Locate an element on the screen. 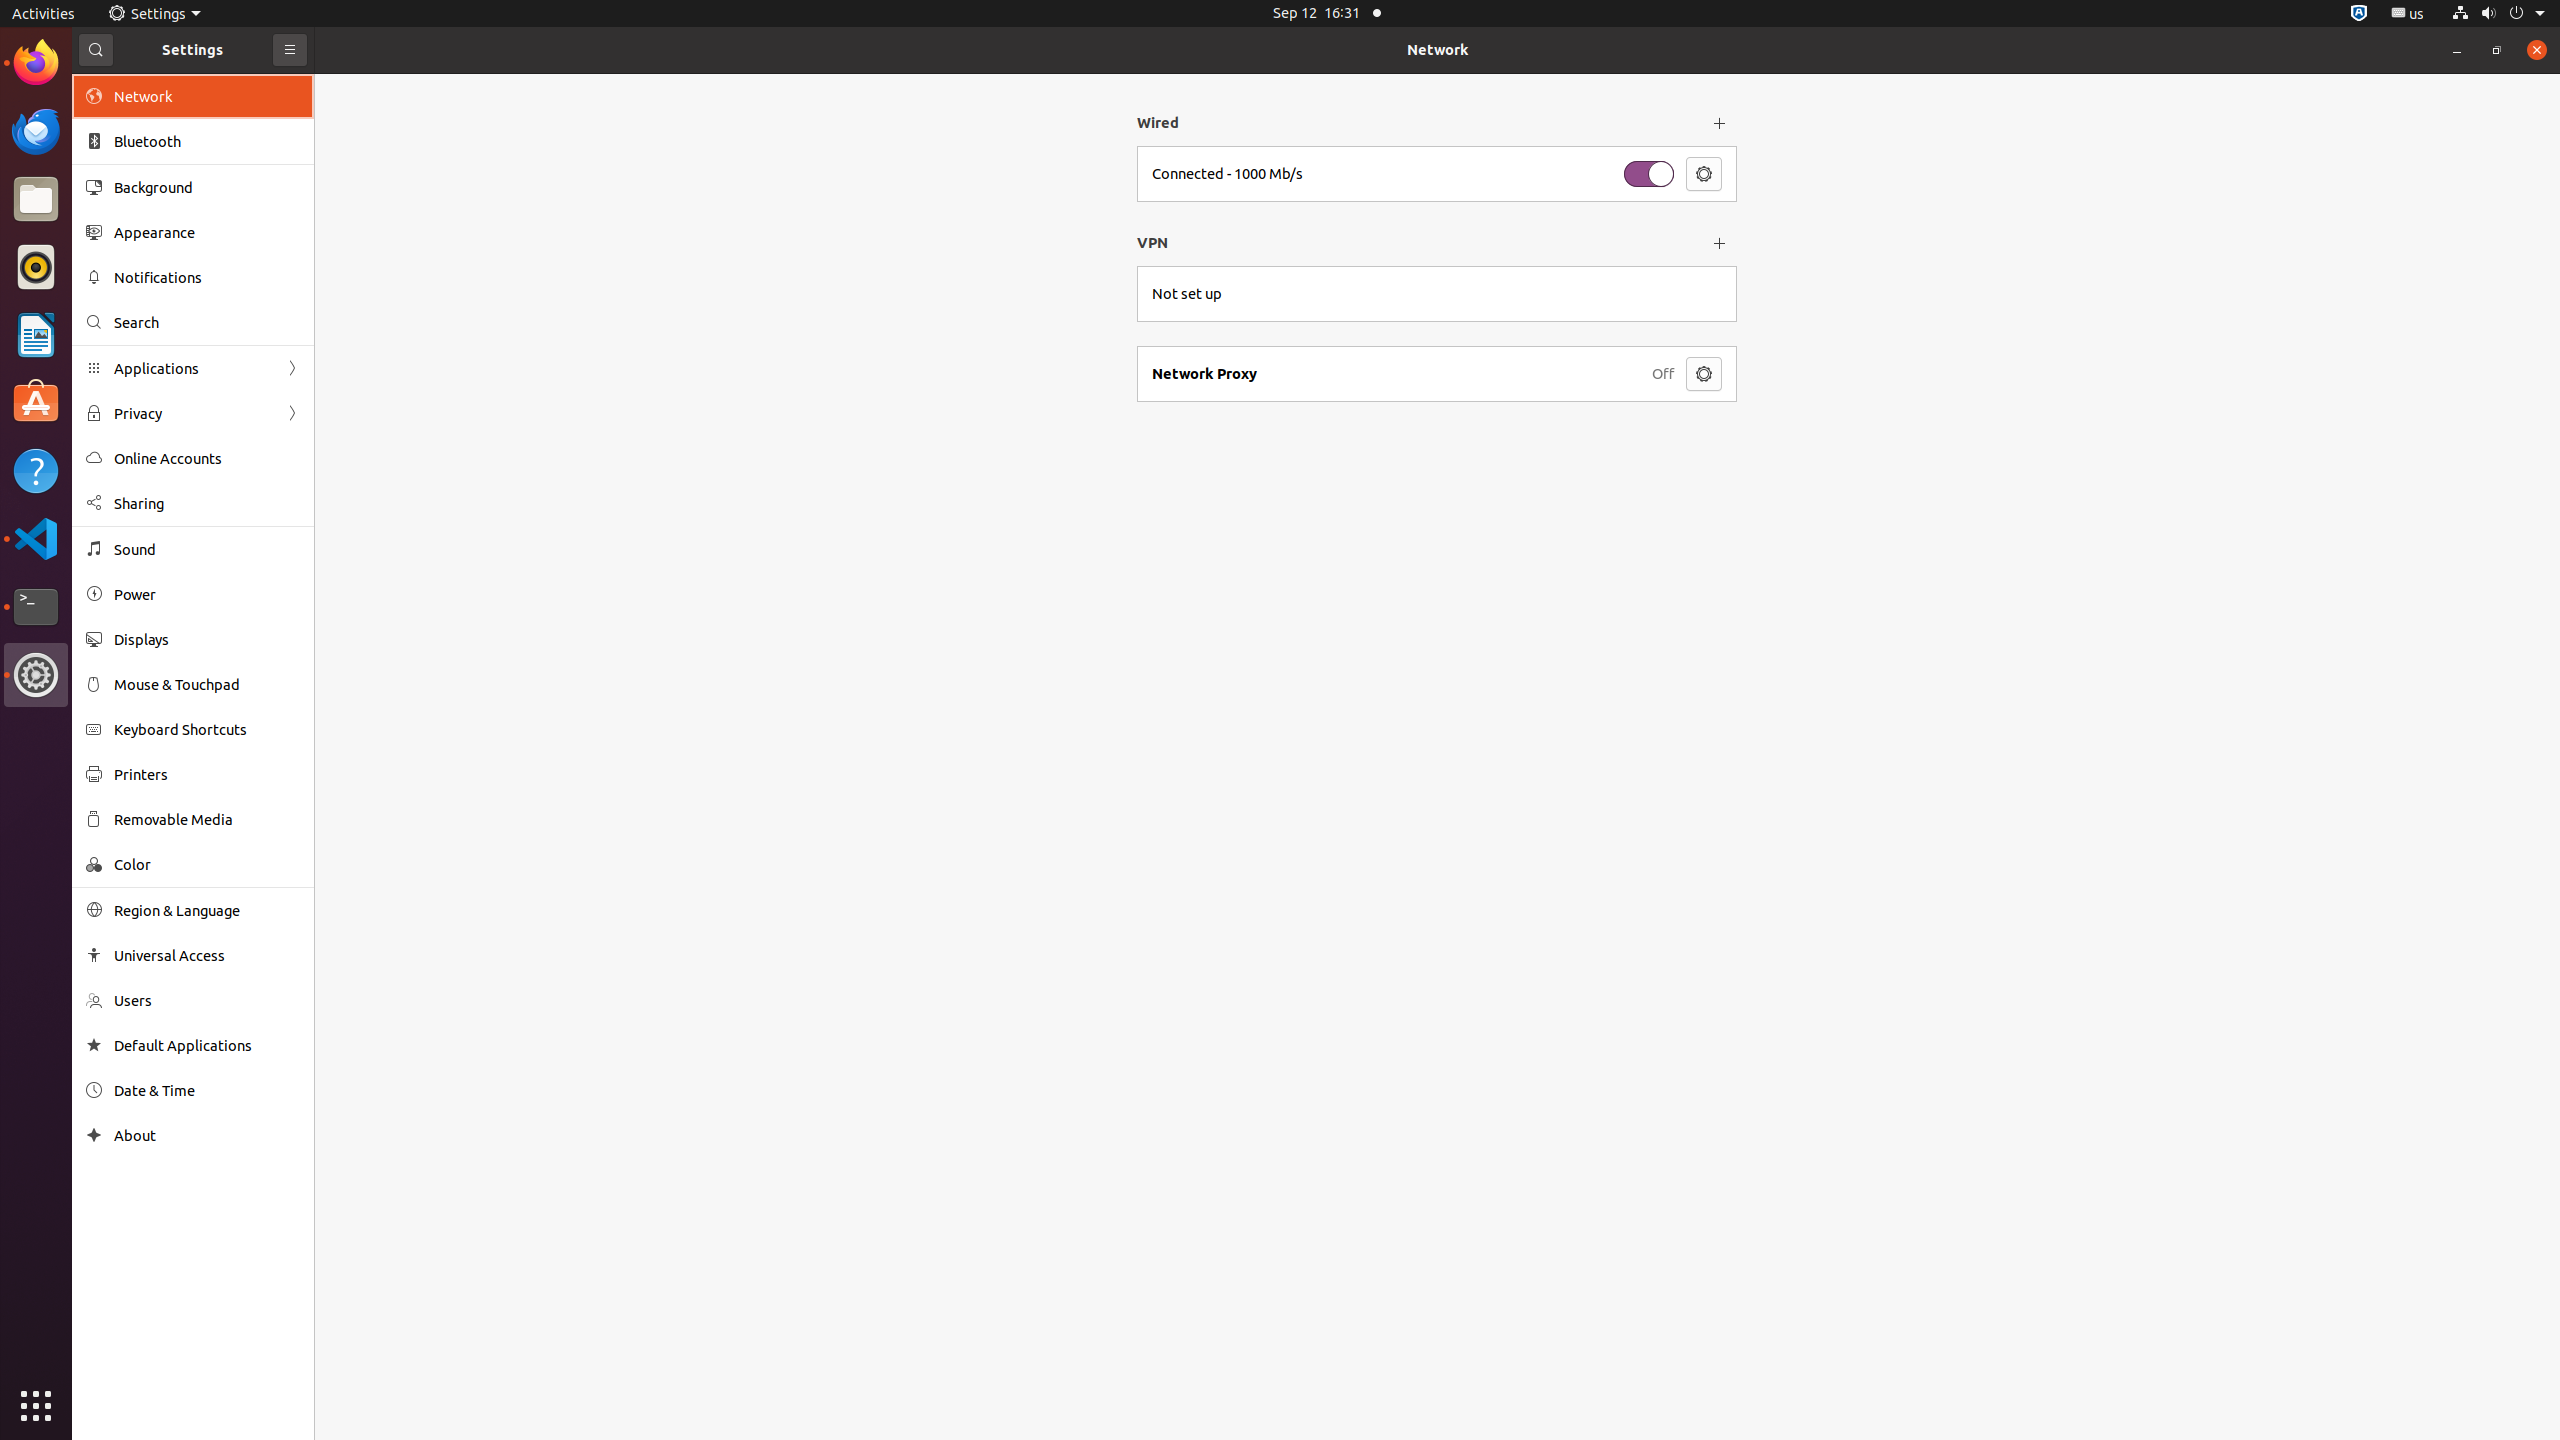 This screenshot has height=1440, width=2560. 'Restore' is located at coordinates (2496, 49).